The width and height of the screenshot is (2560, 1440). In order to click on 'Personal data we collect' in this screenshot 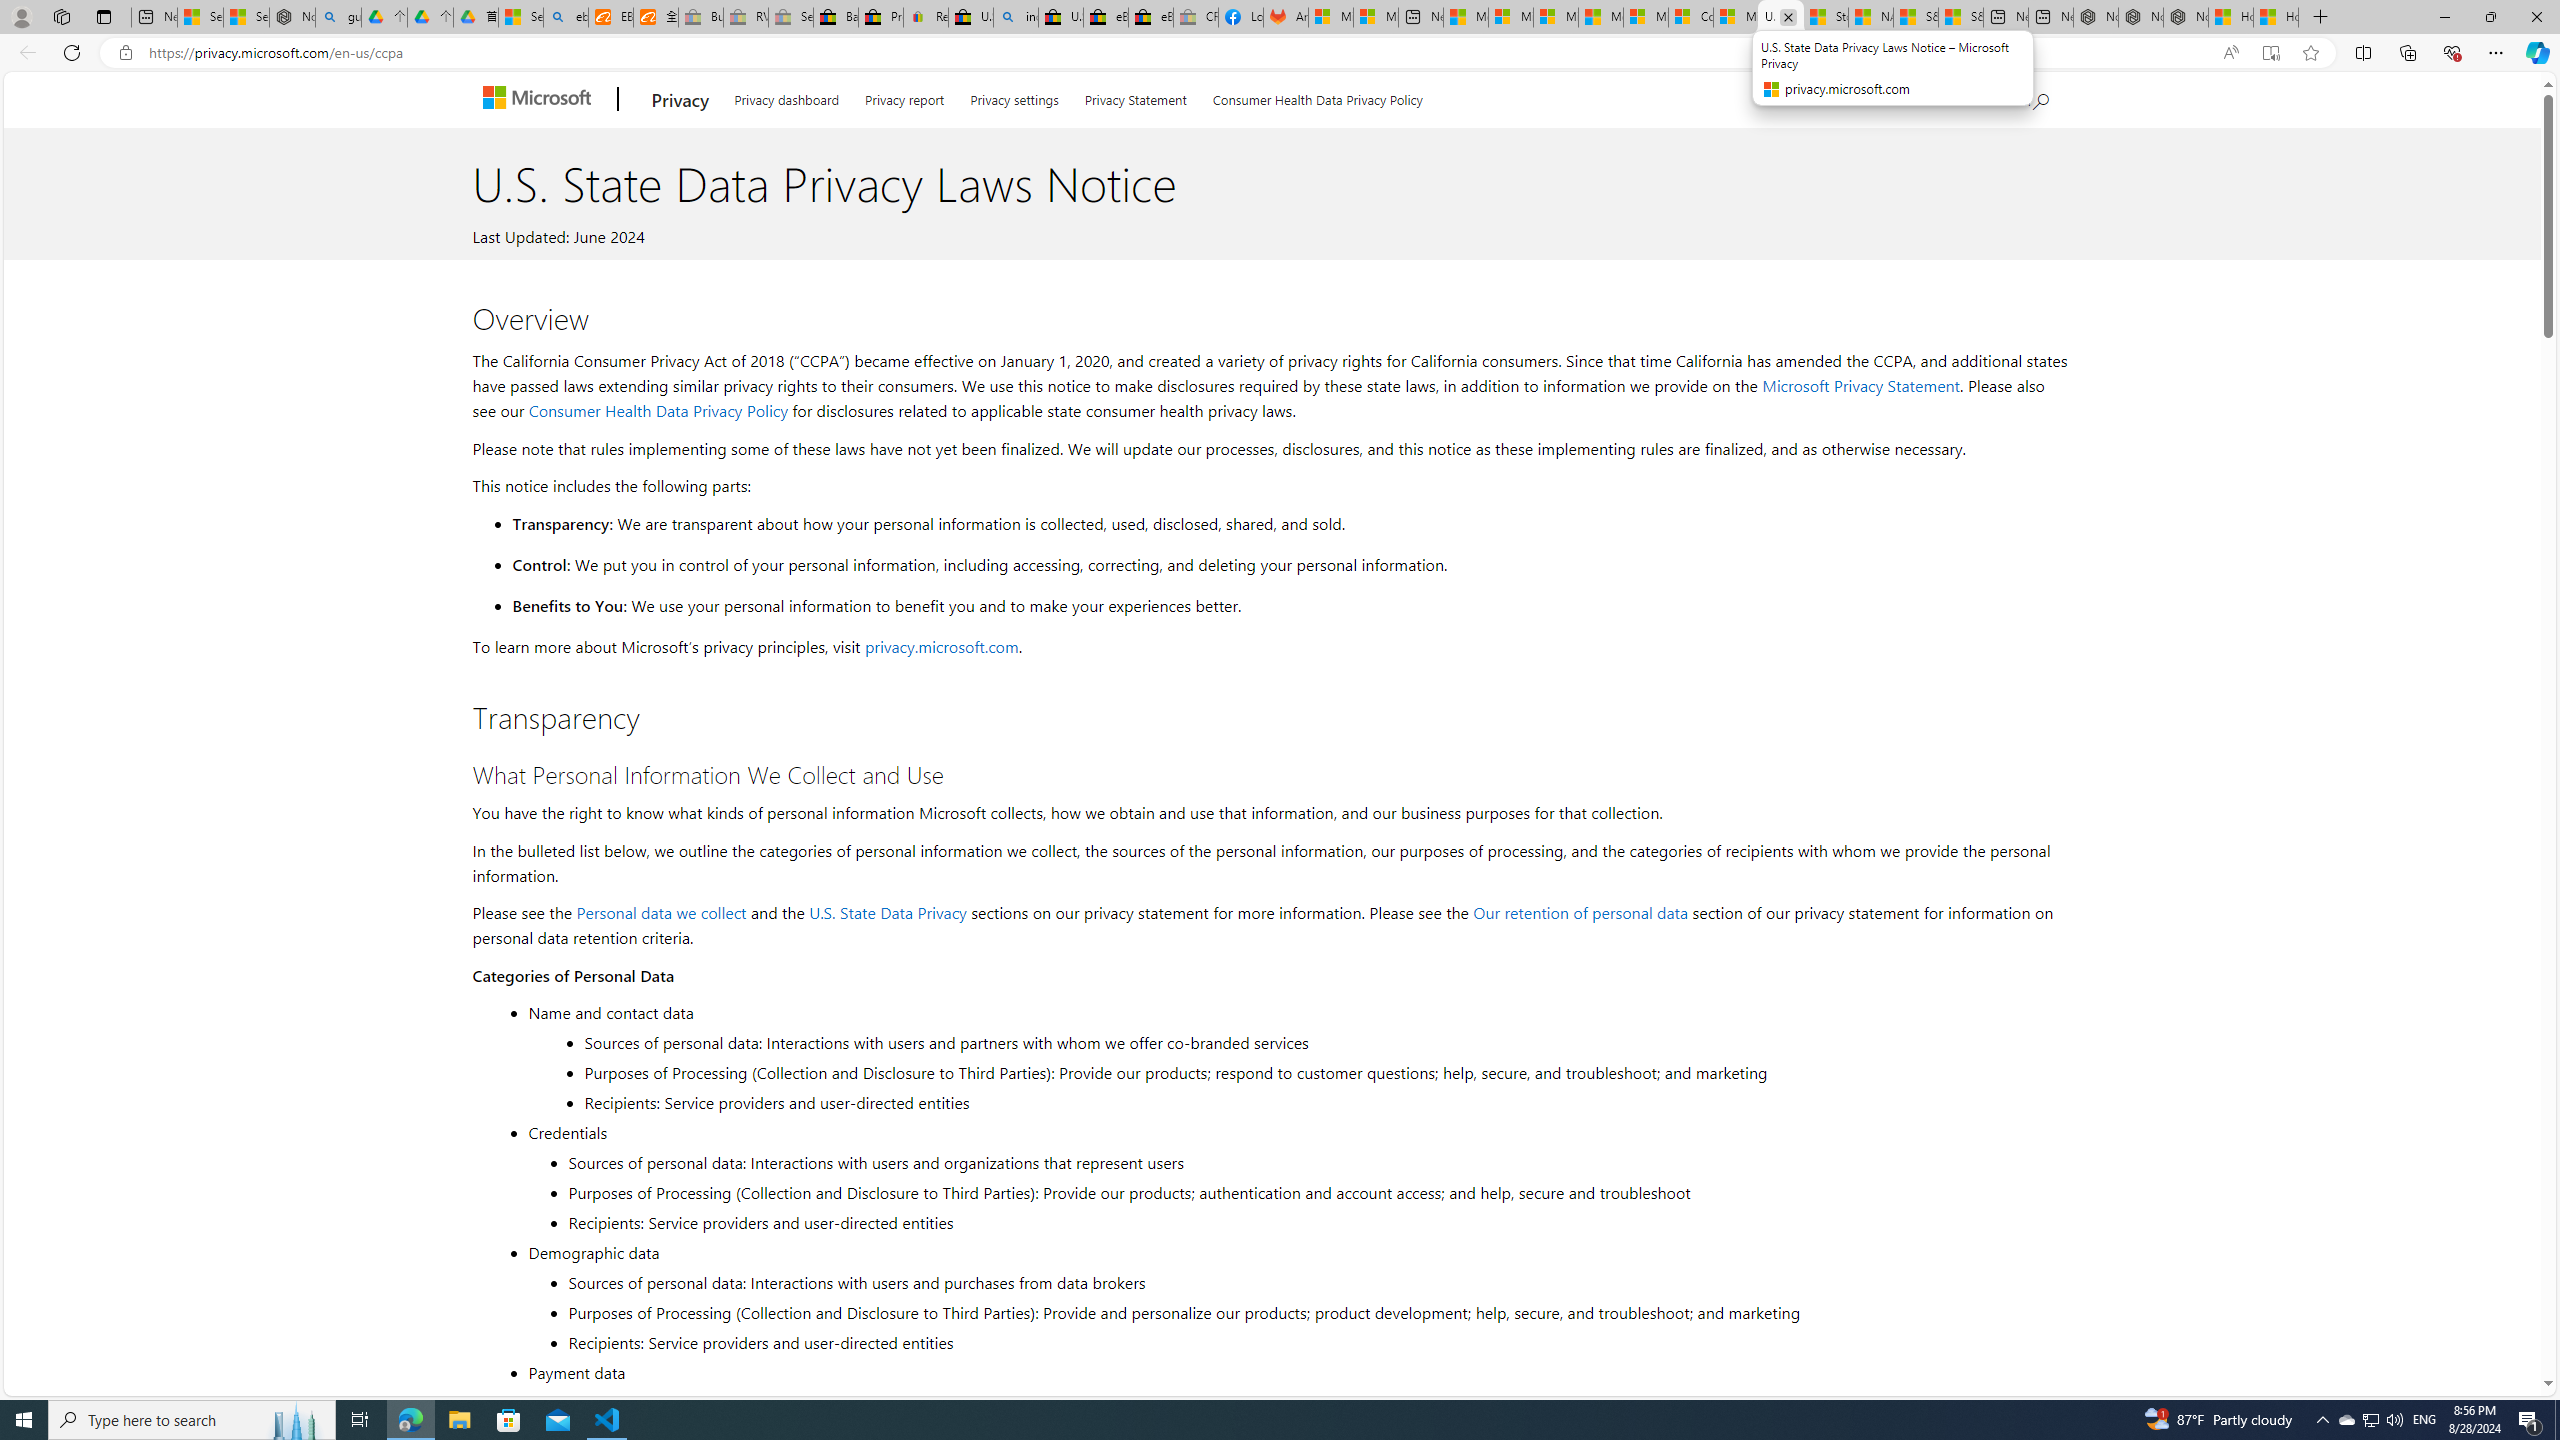, I will do `click(660, 911)`.